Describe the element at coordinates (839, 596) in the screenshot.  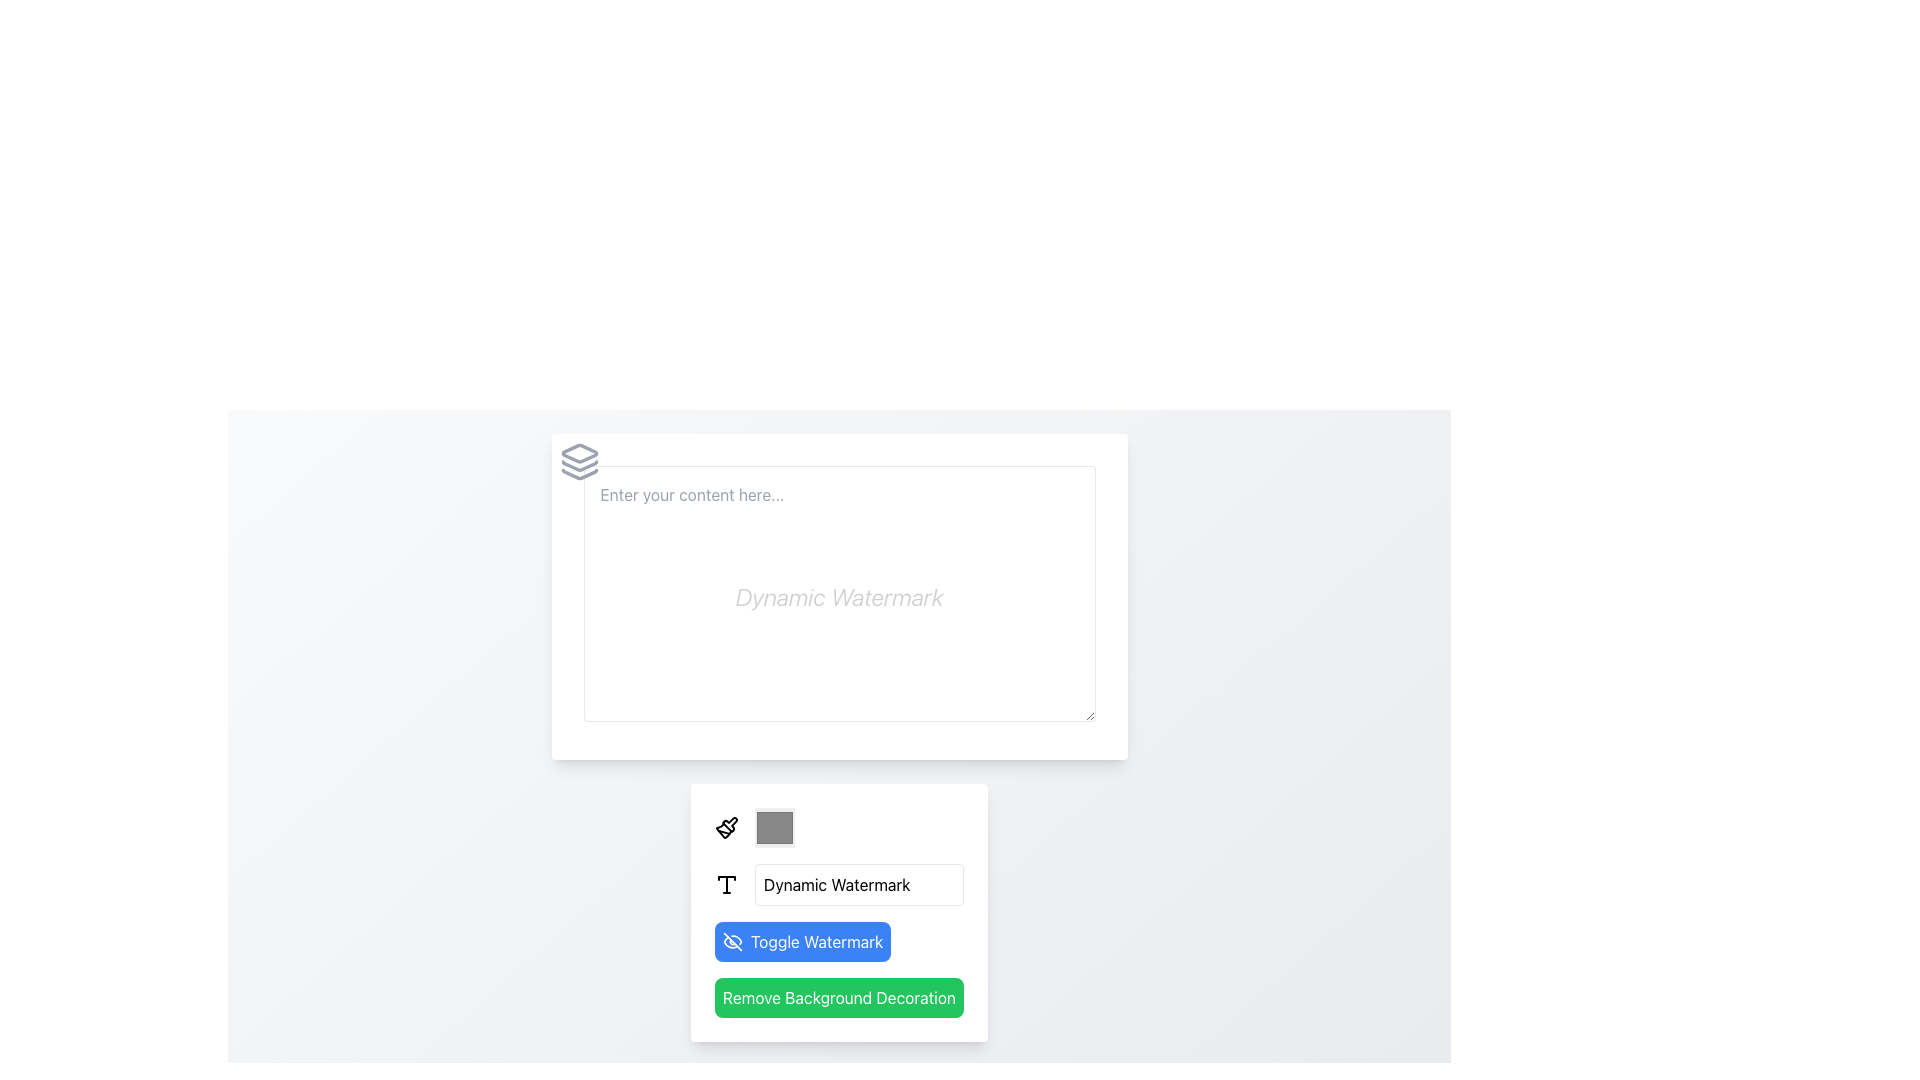
I see `the styled text area field that displays the 'Dynamic Watermark' hint` at that location.